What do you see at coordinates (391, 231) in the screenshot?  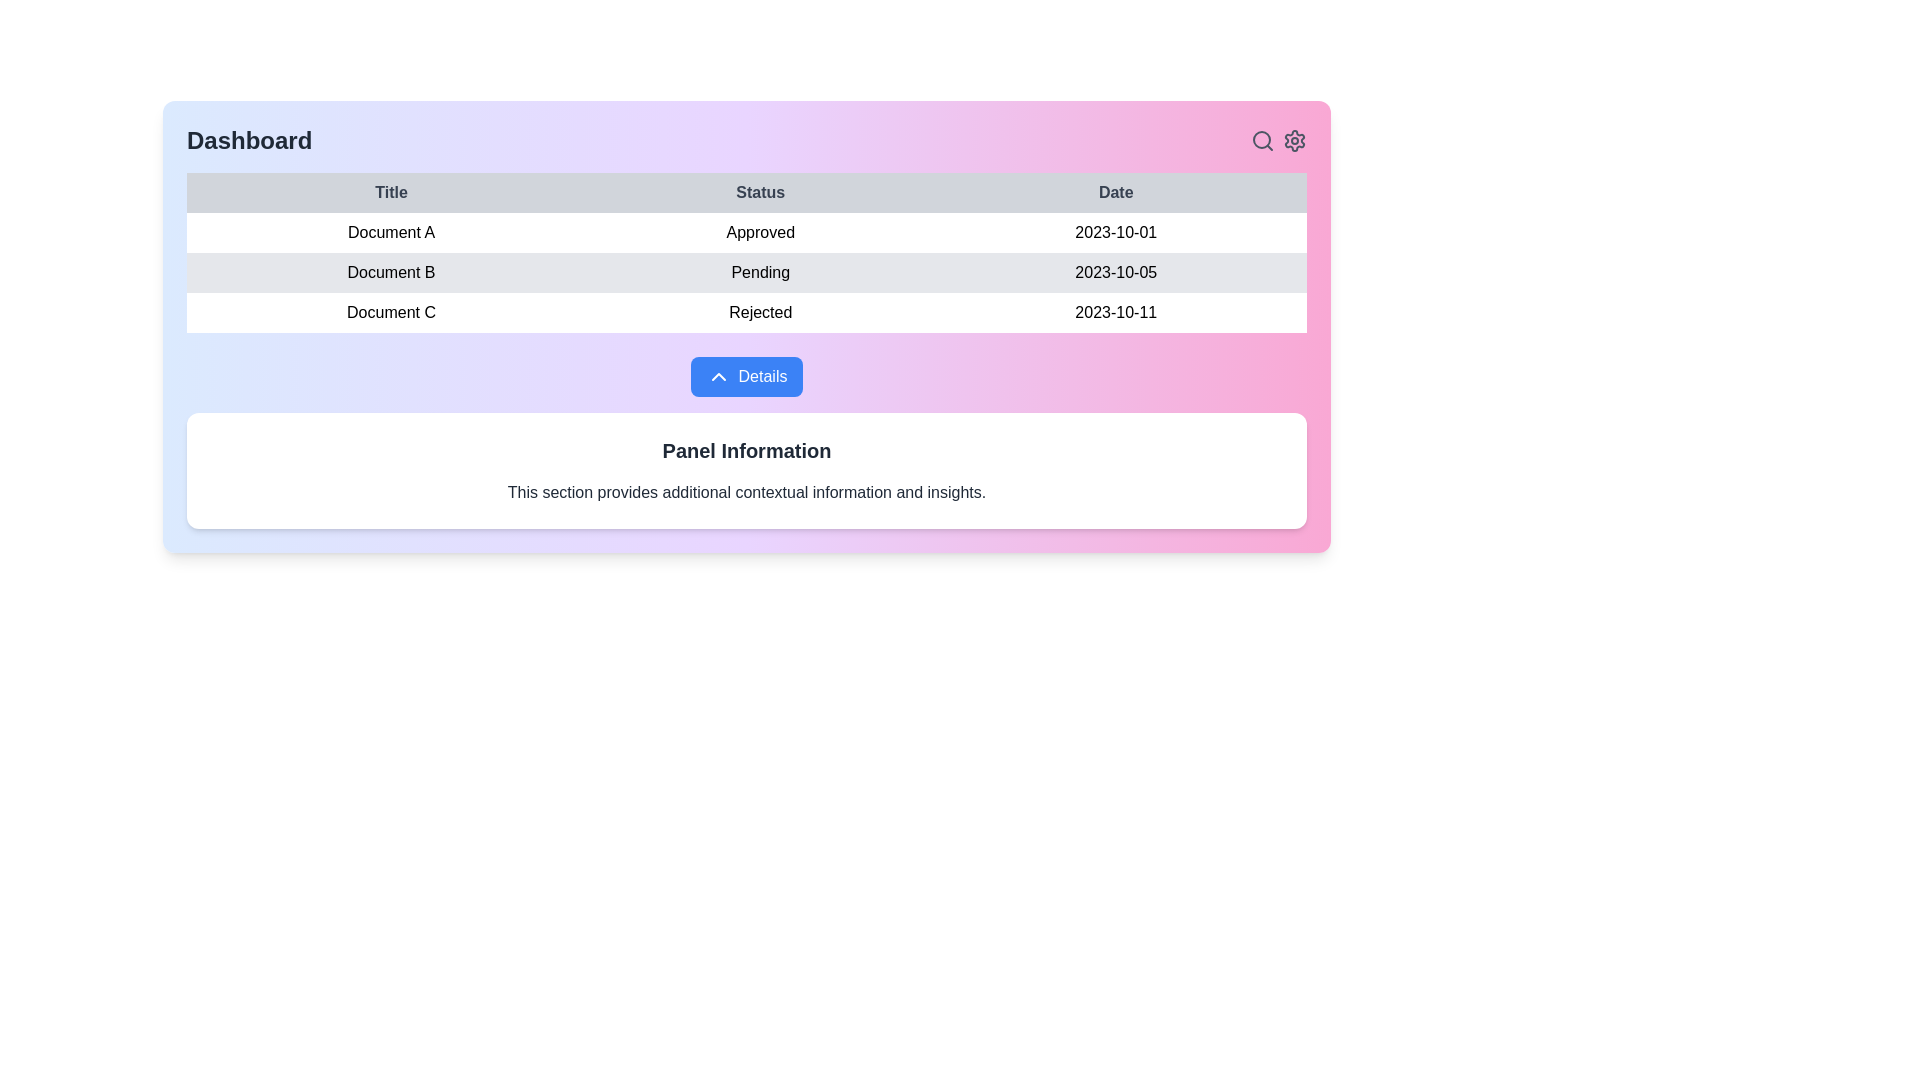 I see `the static text label displaying 'Document A' in the first row of the table under the 'Title' column` at bounding box center [391, 231].